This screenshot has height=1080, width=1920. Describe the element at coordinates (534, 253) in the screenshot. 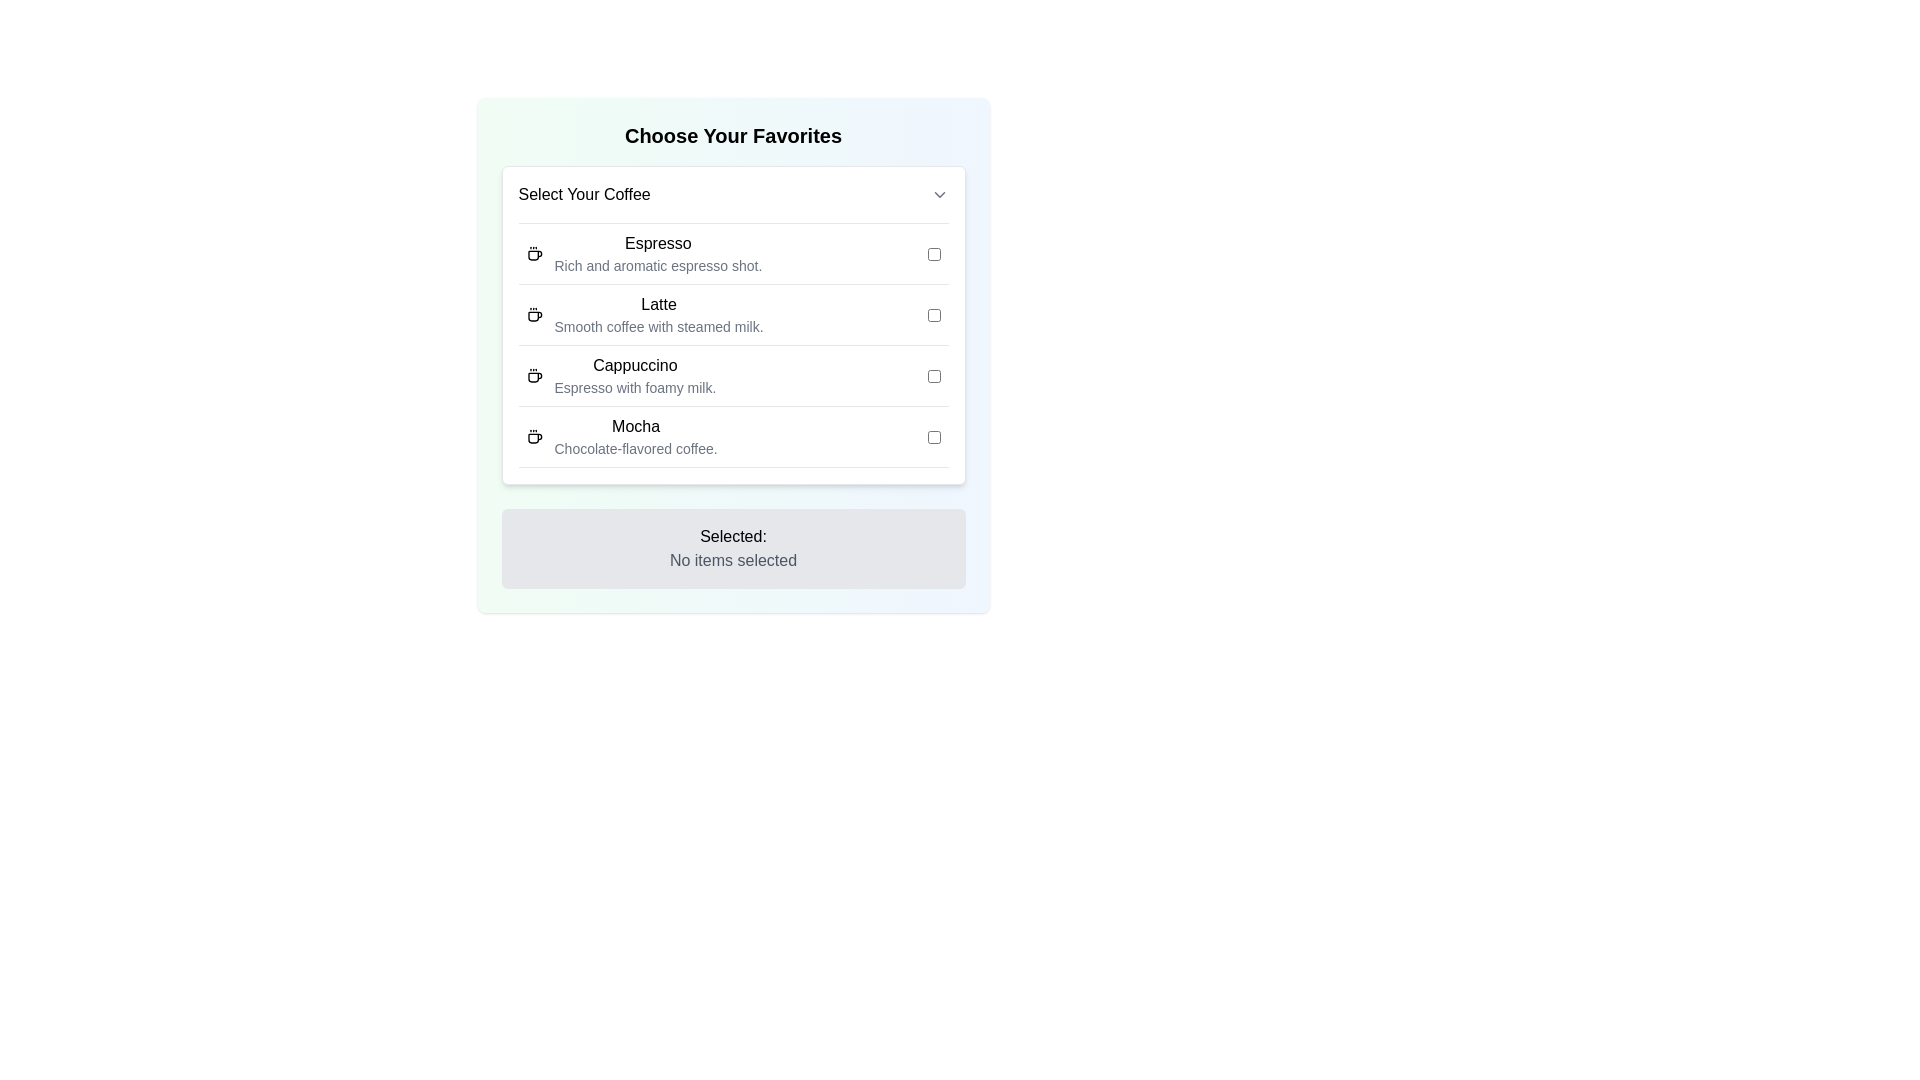

I see `the coffee cup icon, which is styled in an outline format and located next to the 'Espresso' label in the coffee selection list` at that location.